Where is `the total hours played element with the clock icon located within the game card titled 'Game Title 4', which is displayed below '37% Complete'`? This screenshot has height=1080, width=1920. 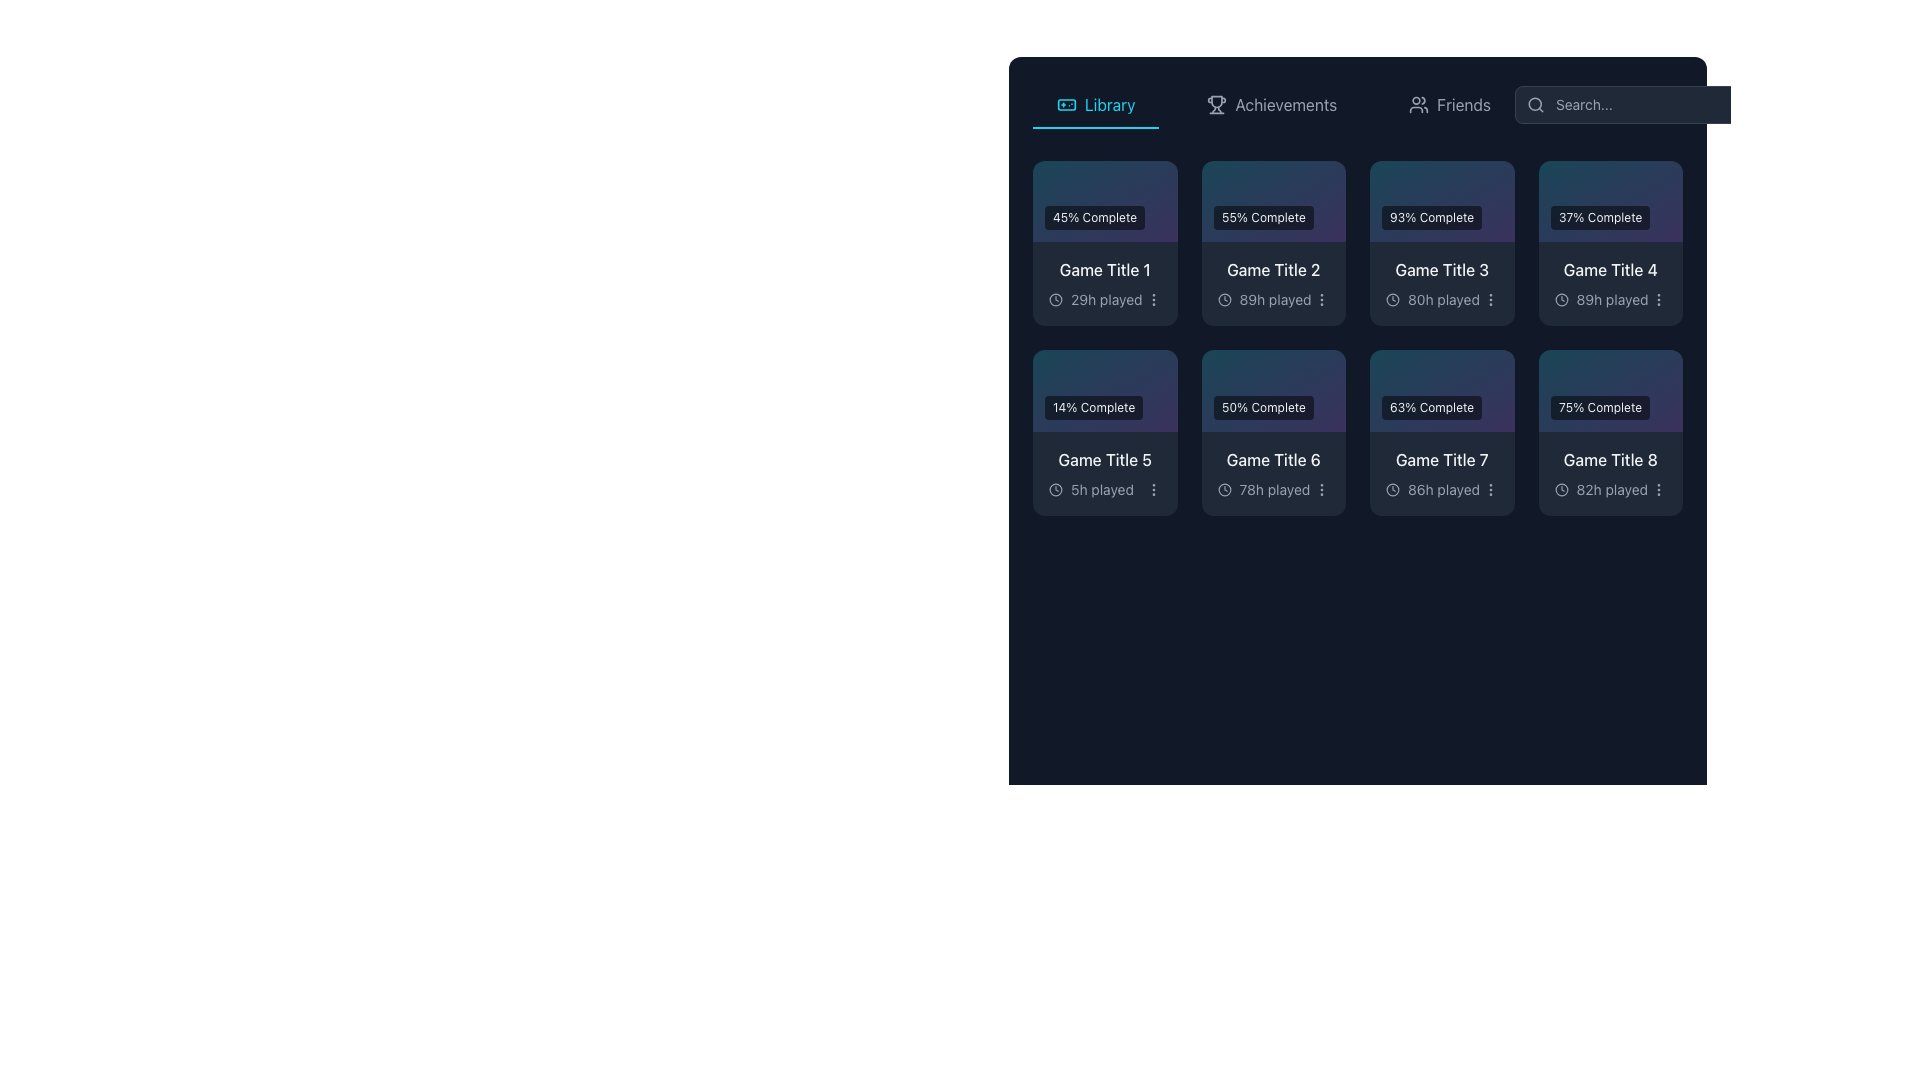 the total hours played element with the clock icon located within the game card titled 'Game Title 4', which is displayed below '37% Complete' is located at coordinates (1610, 300).